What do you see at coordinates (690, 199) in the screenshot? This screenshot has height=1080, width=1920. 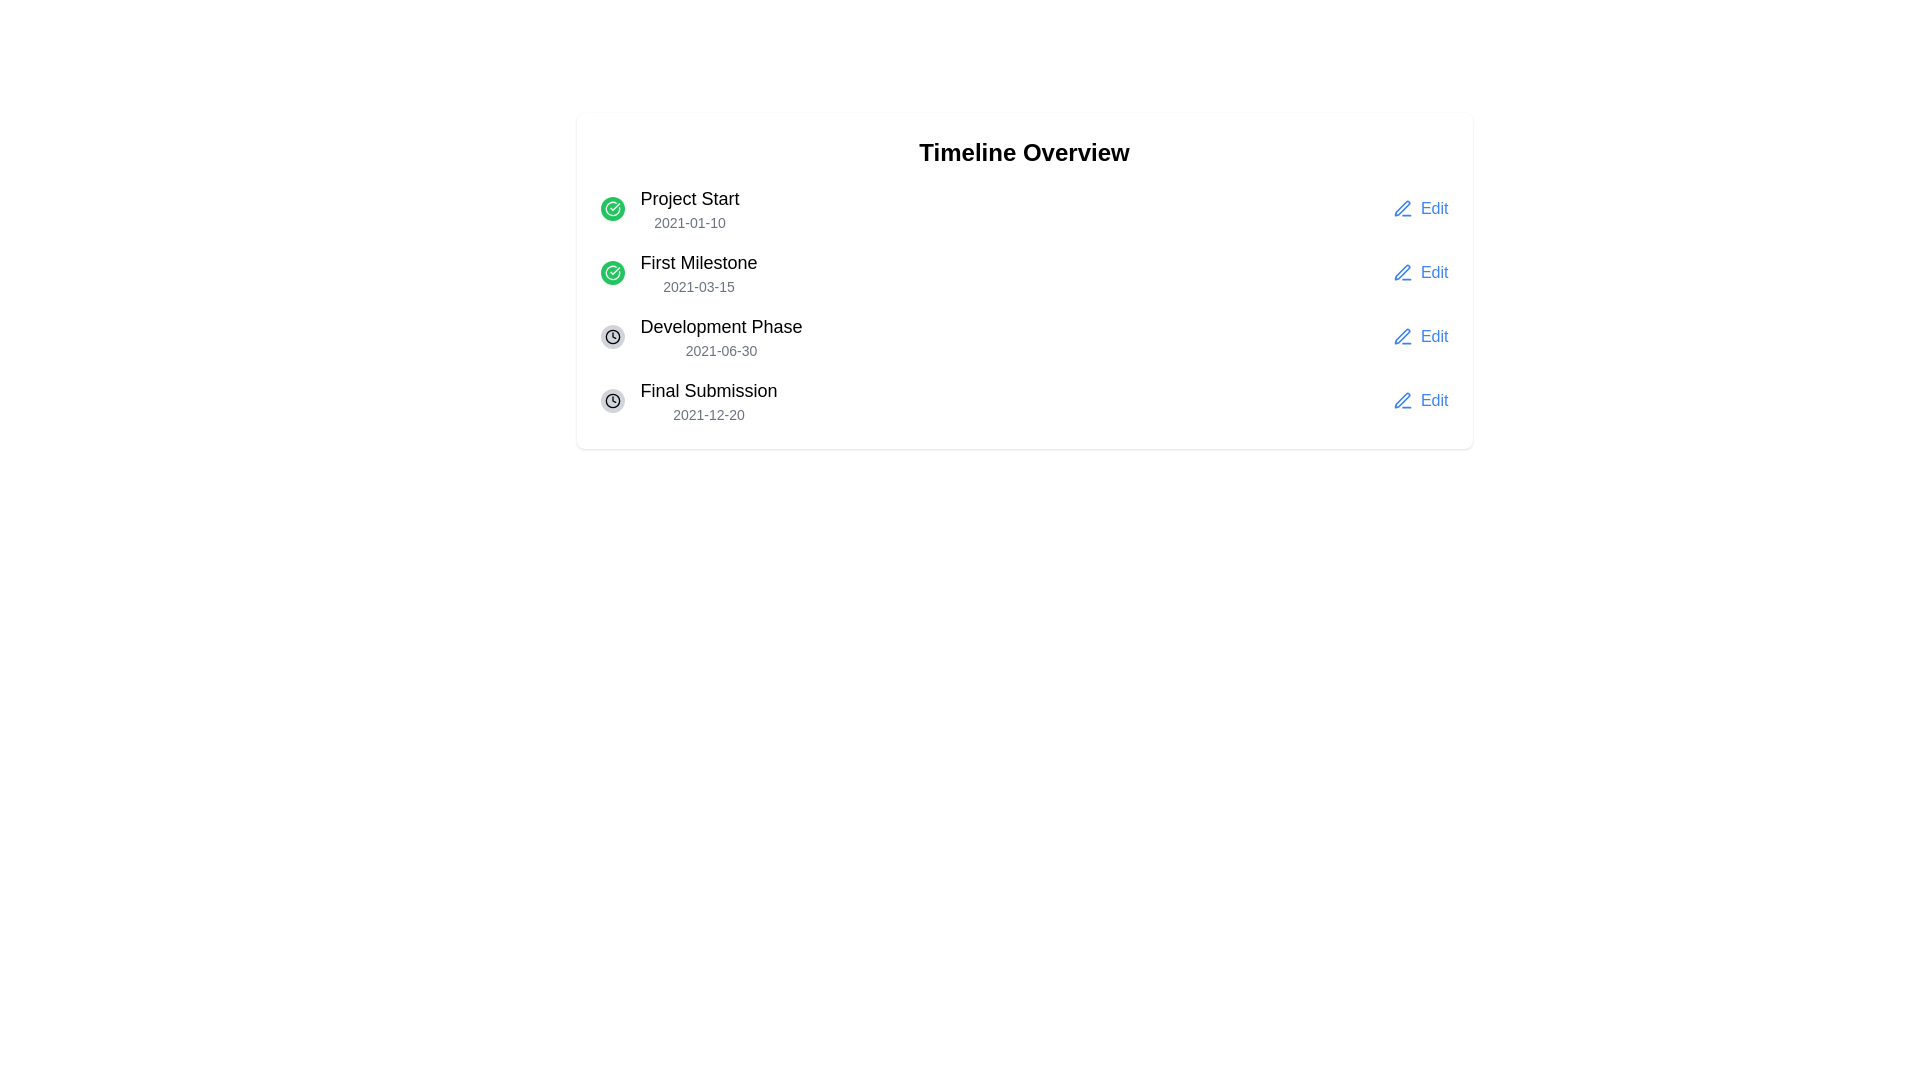 I see `text label that represents a milestone in the timeline overview, located above the date '2021-01-10' and adjacent to a checkmark icon` at bounding box center [690, 199].